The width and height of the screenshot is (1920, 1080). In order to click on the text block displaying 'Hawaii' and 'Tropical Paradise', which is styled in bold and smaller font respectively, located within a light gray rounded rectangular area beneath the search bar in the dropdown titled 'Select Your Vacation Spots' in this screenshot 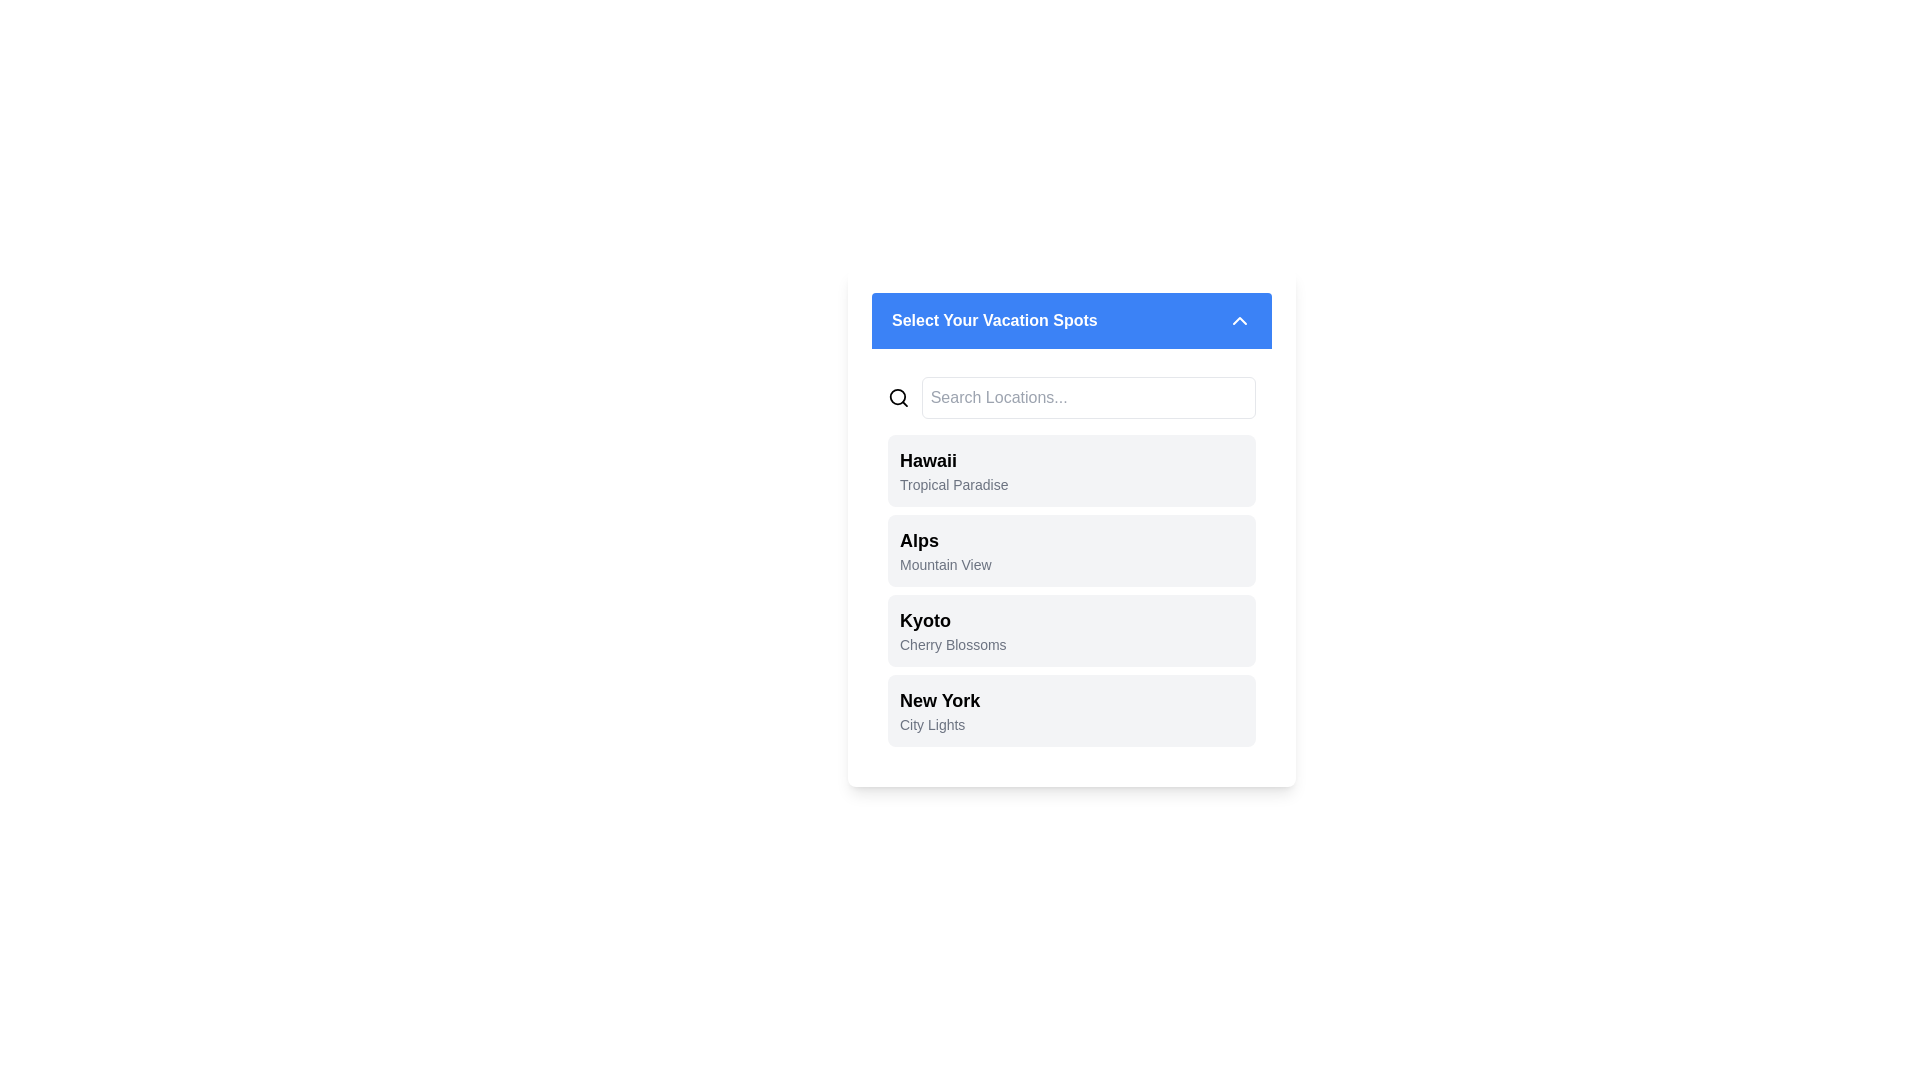, I will do `click(953, 470)`.